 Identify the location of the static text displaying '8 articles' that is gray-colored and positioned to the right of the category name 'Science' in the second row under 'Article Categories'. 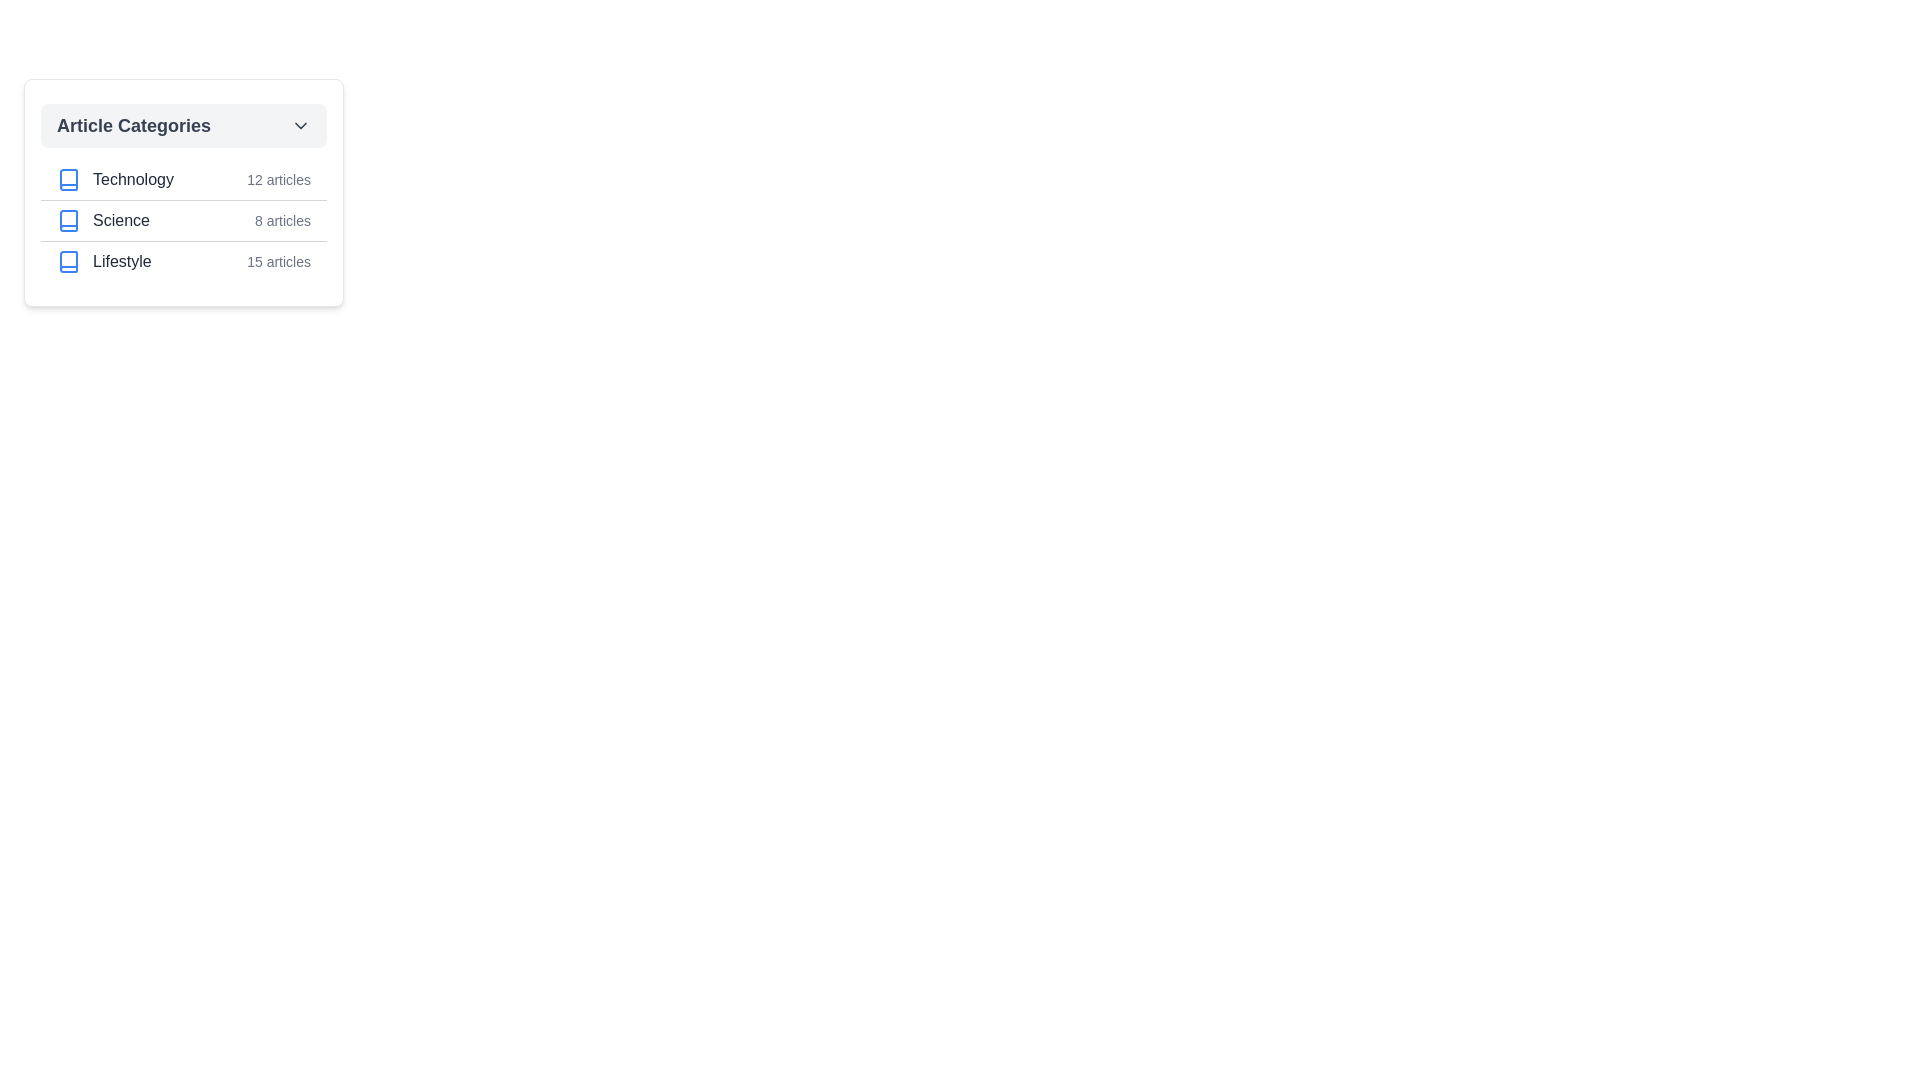
(282, 220).